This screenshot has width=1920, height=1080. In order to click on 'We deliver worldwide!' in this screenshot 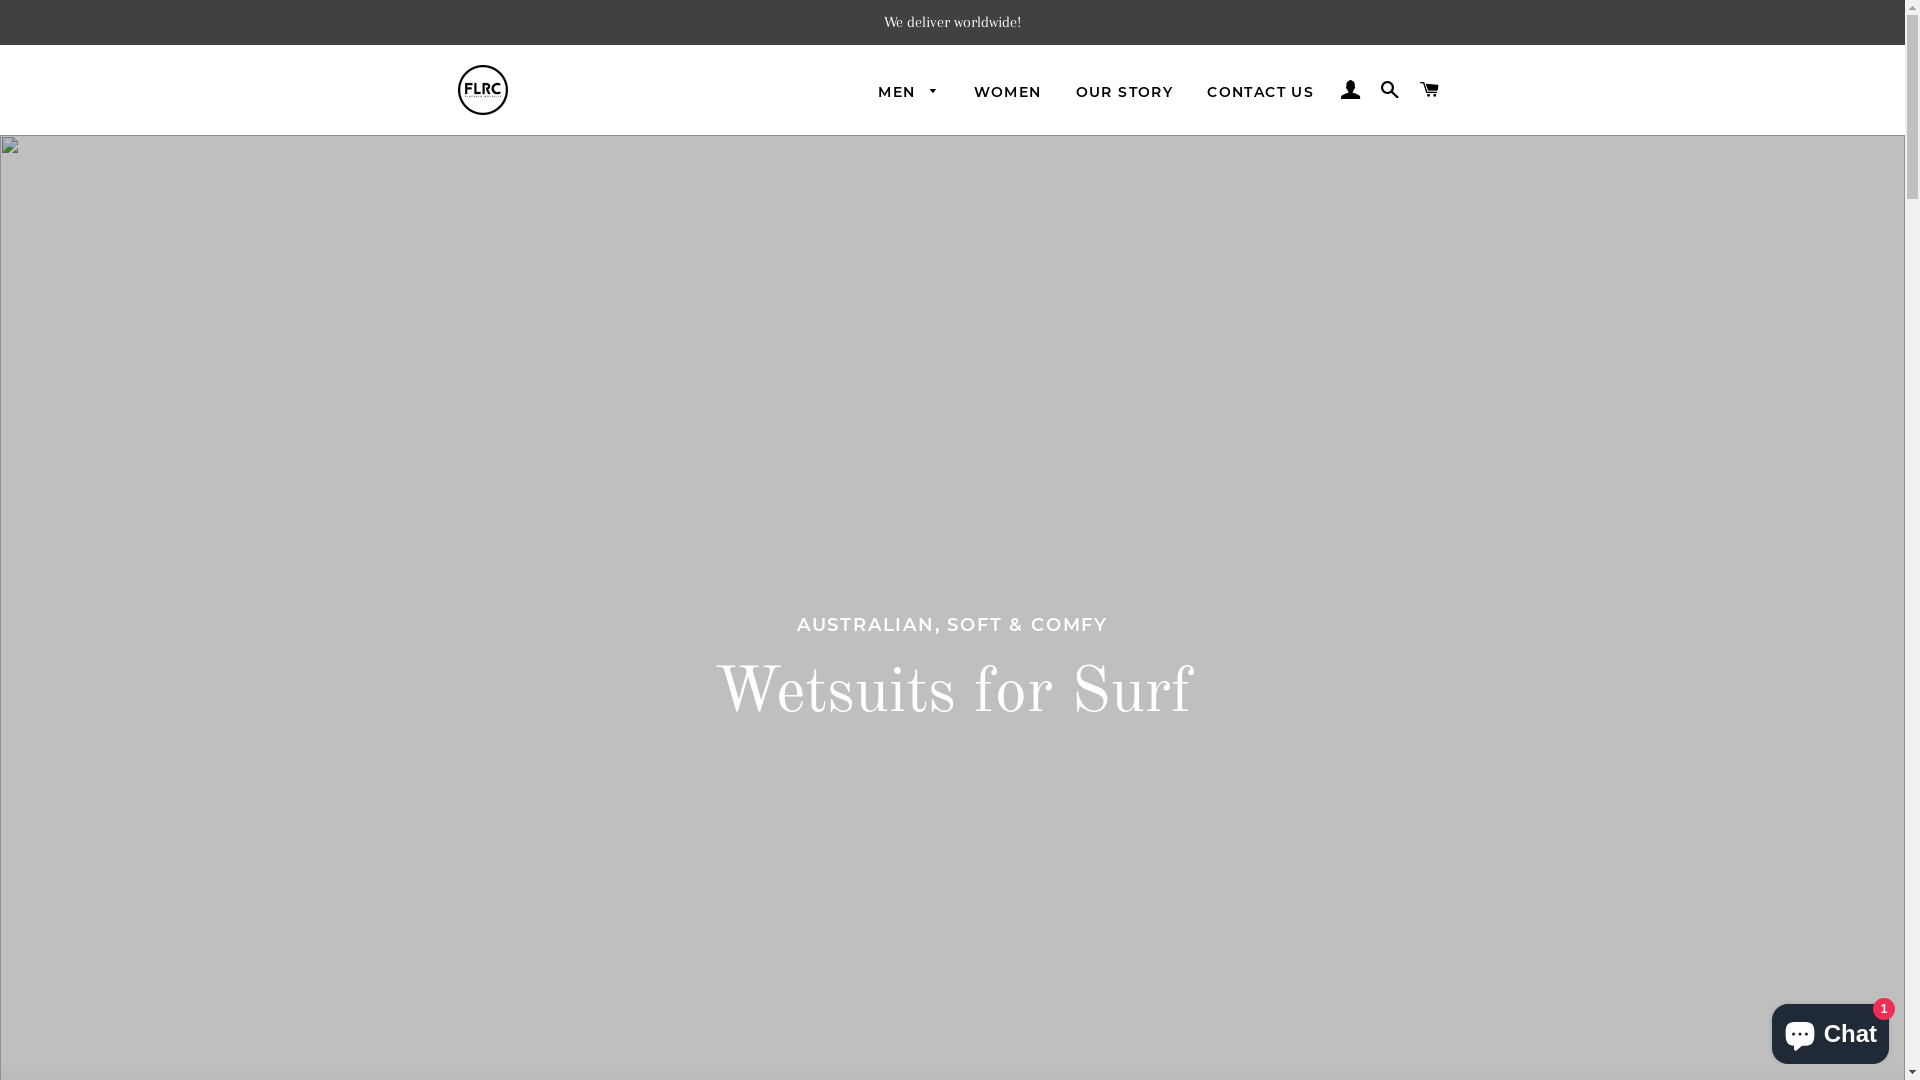, I will do `click(951, 22)`.